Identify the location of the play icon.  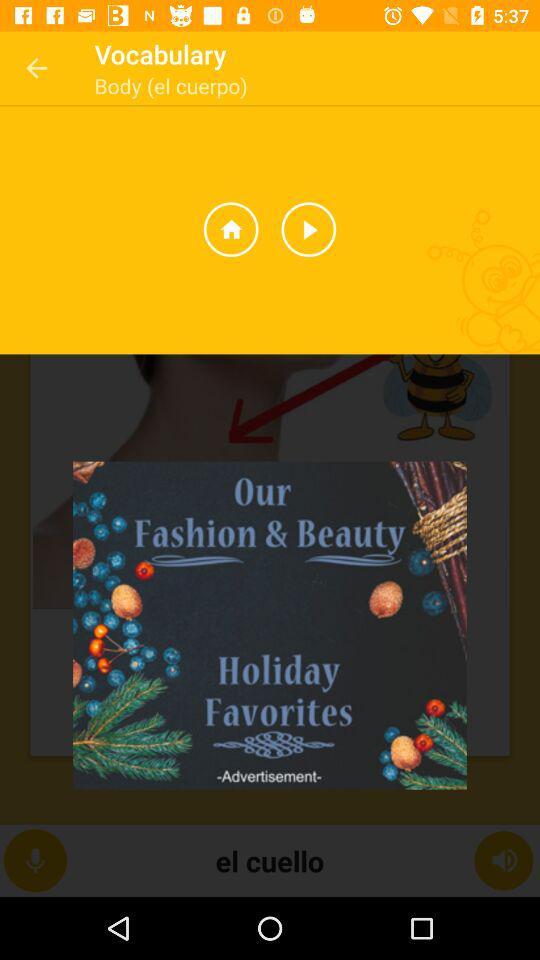
(308, 229).